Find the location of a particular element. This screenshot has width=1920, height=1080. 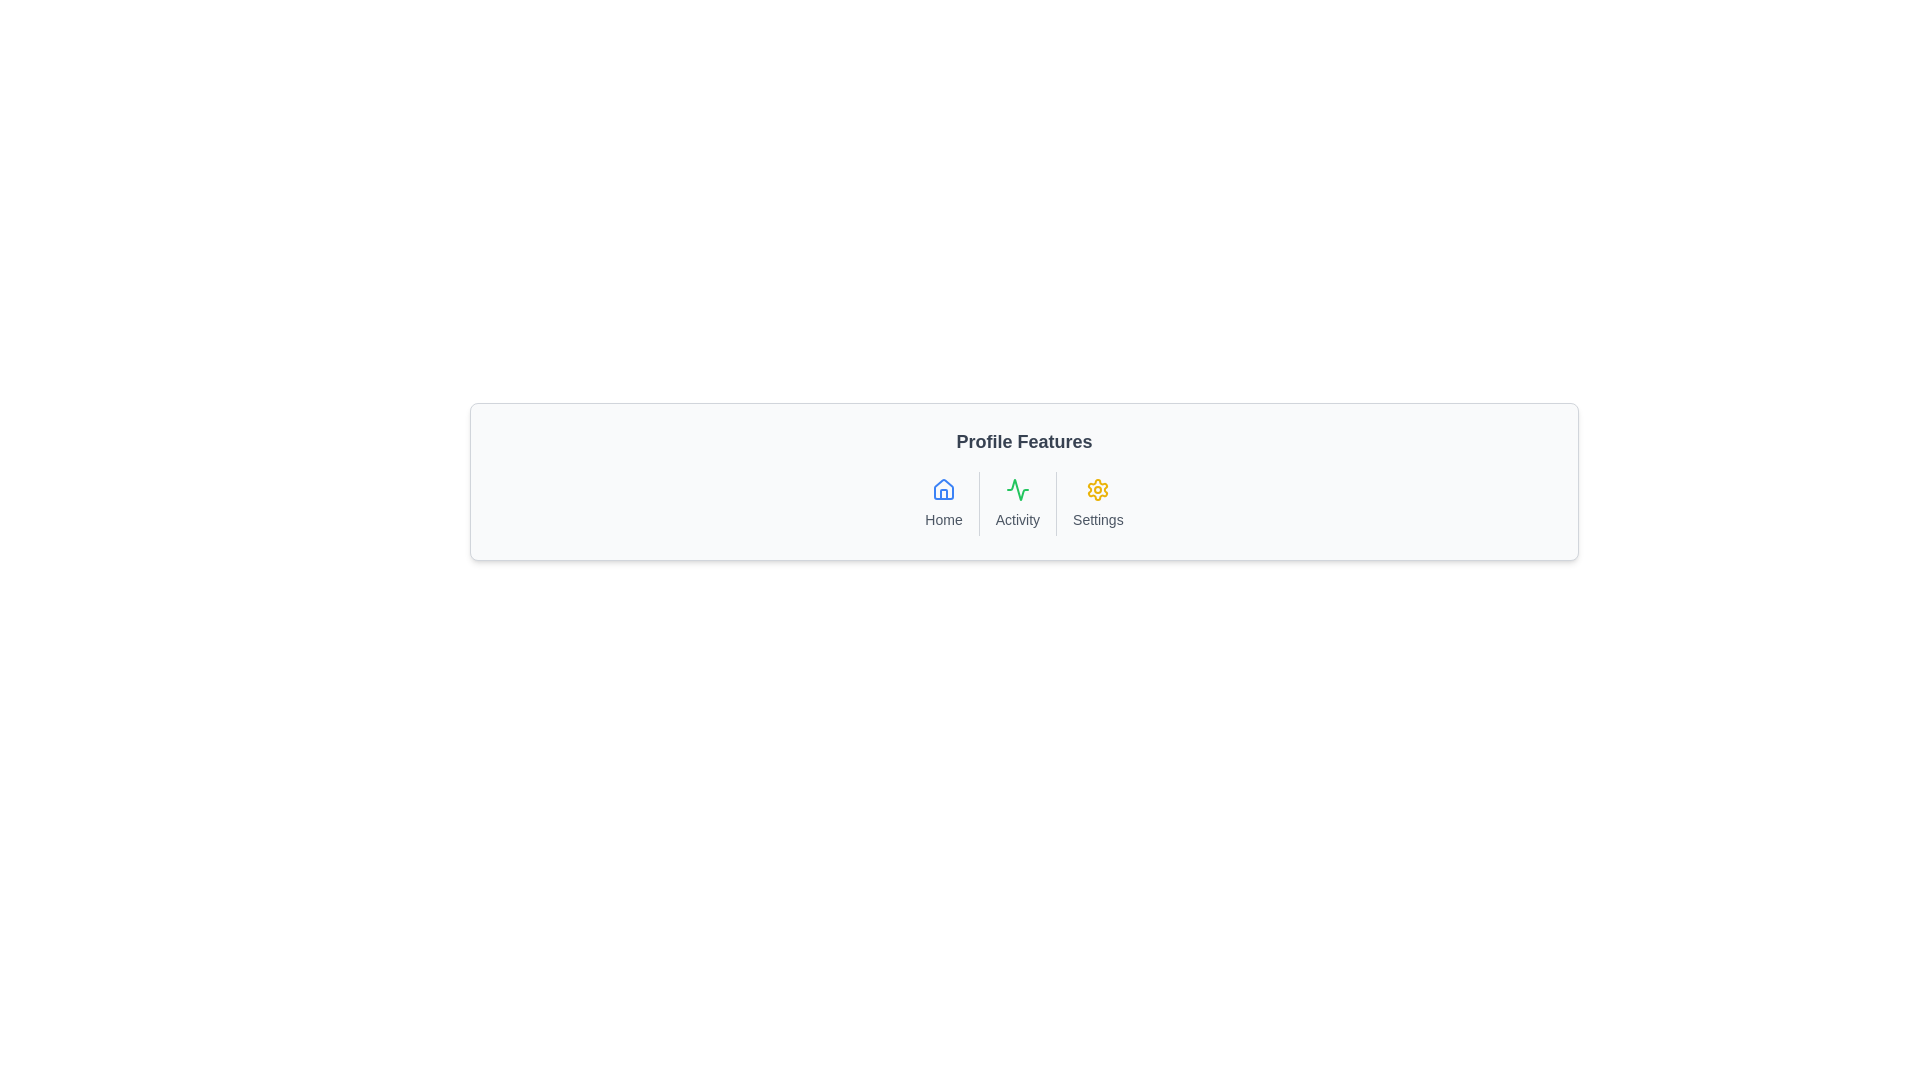

the vertical separator line located between the 'Home' and 'Activity' sections in the middle of the menu is located at coordinates (979, 503).